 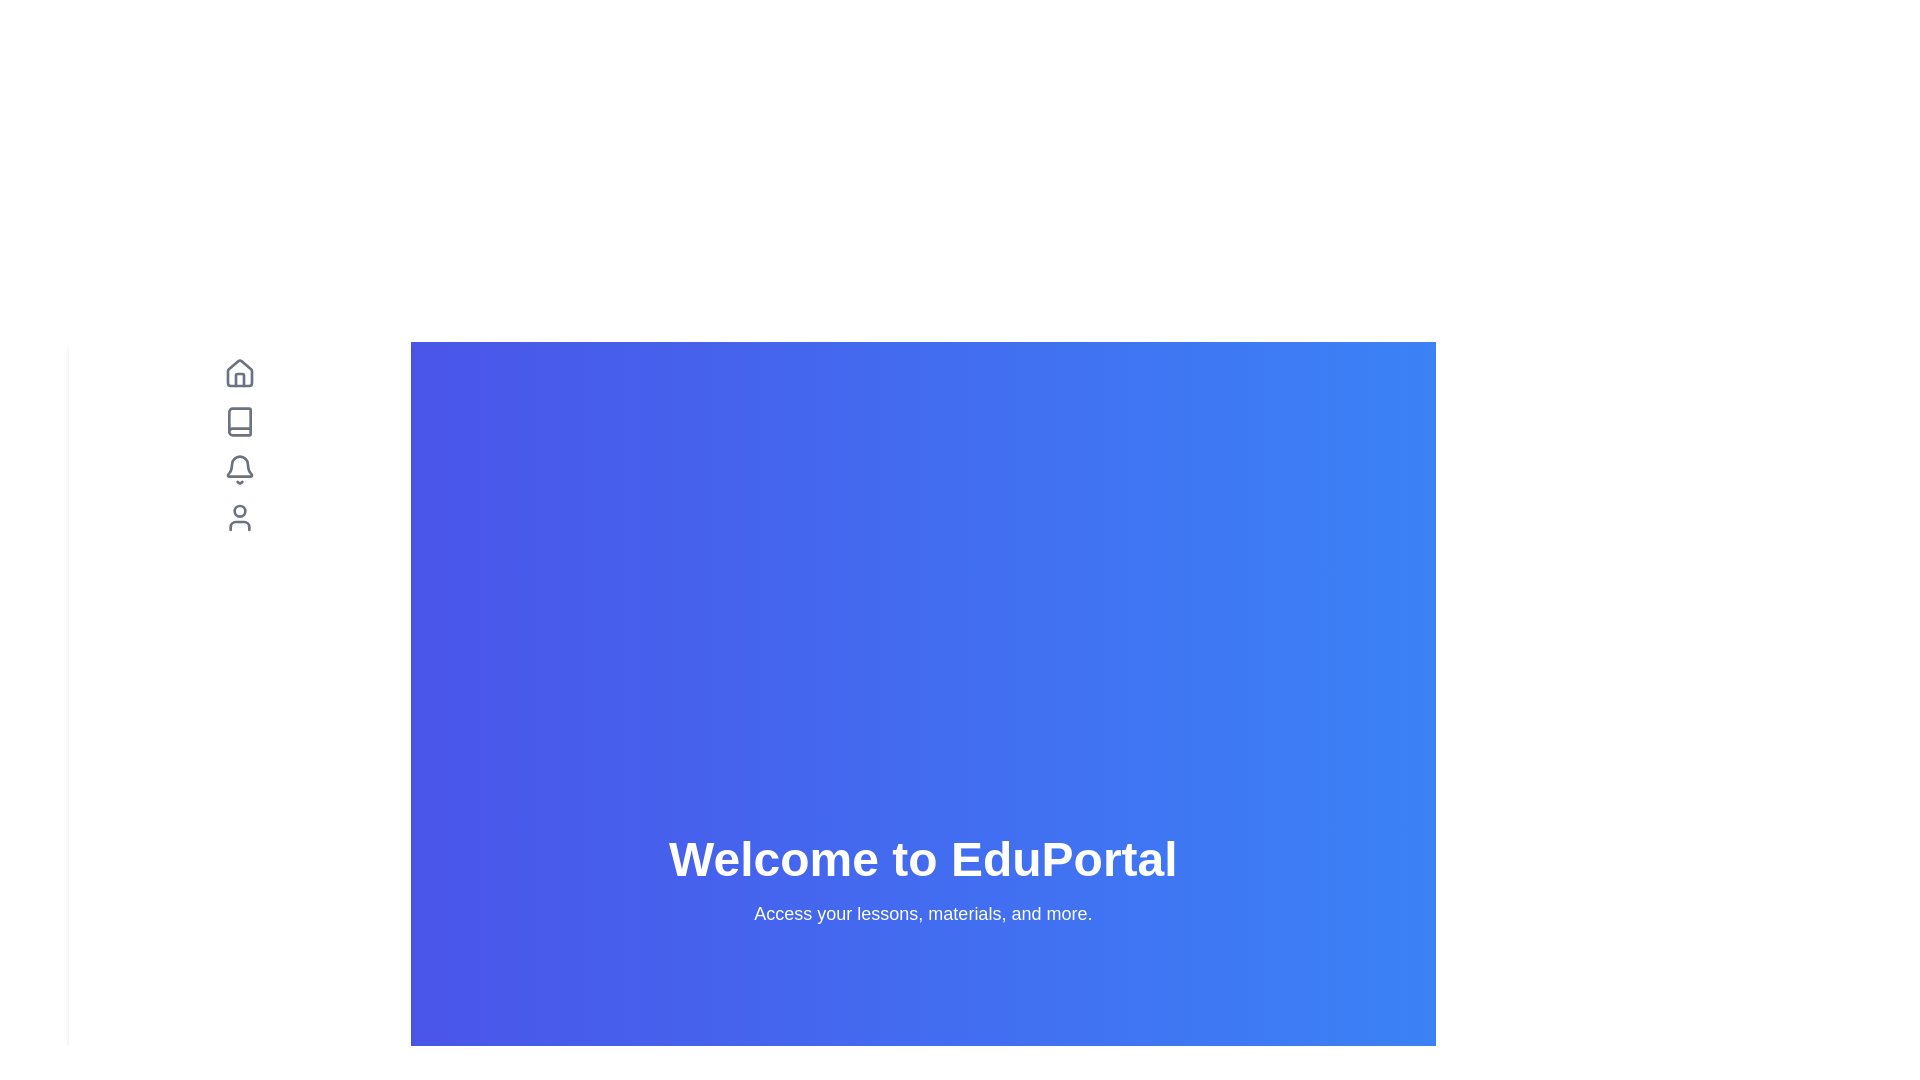 I want to click on the bell navigation icon, so click(x=239, y=470).